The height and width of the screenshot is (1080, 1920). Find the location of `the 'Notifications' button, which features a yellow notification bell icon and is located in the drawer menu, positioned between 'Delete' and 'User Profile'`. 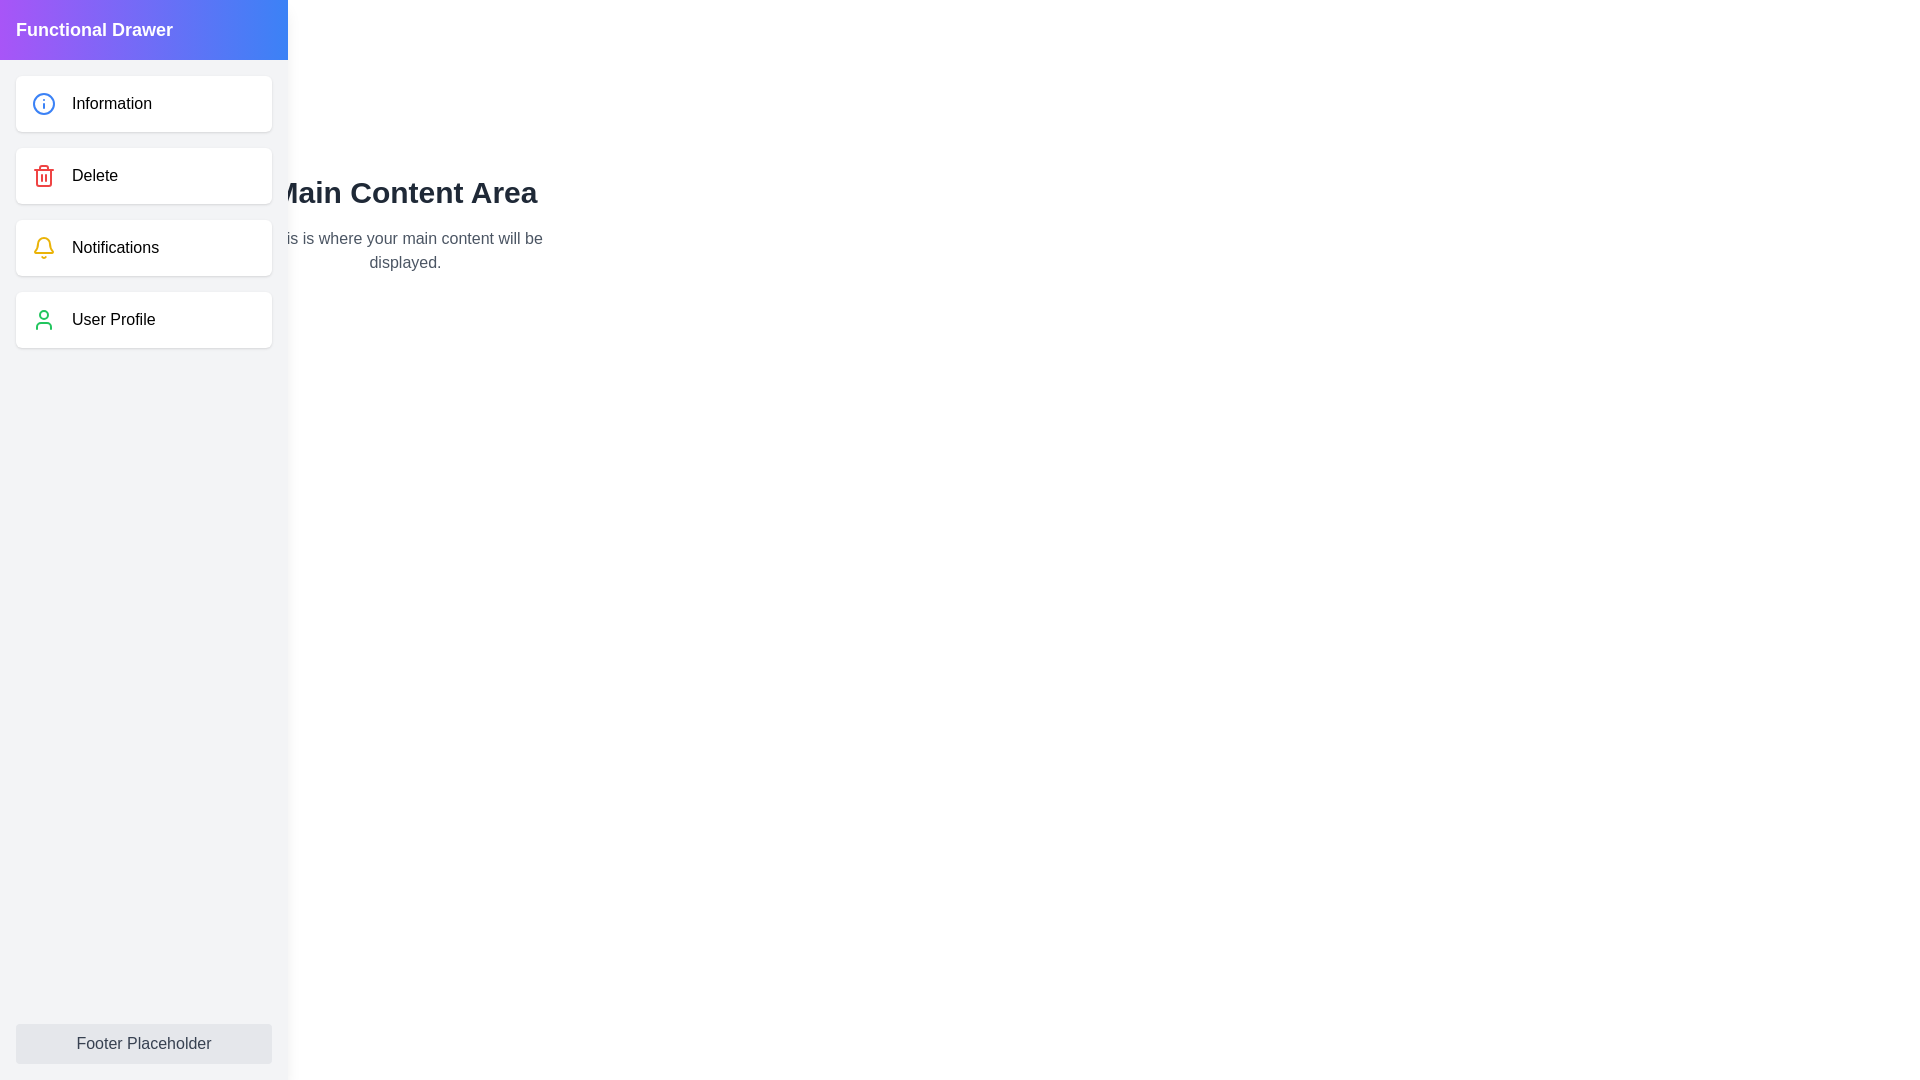

the 'Notifications' button, which features a yellow notification bell icon and is located in the drawer menu, positioned between 'Delete' and 'User Profile' is located at coordinates (143, 246).